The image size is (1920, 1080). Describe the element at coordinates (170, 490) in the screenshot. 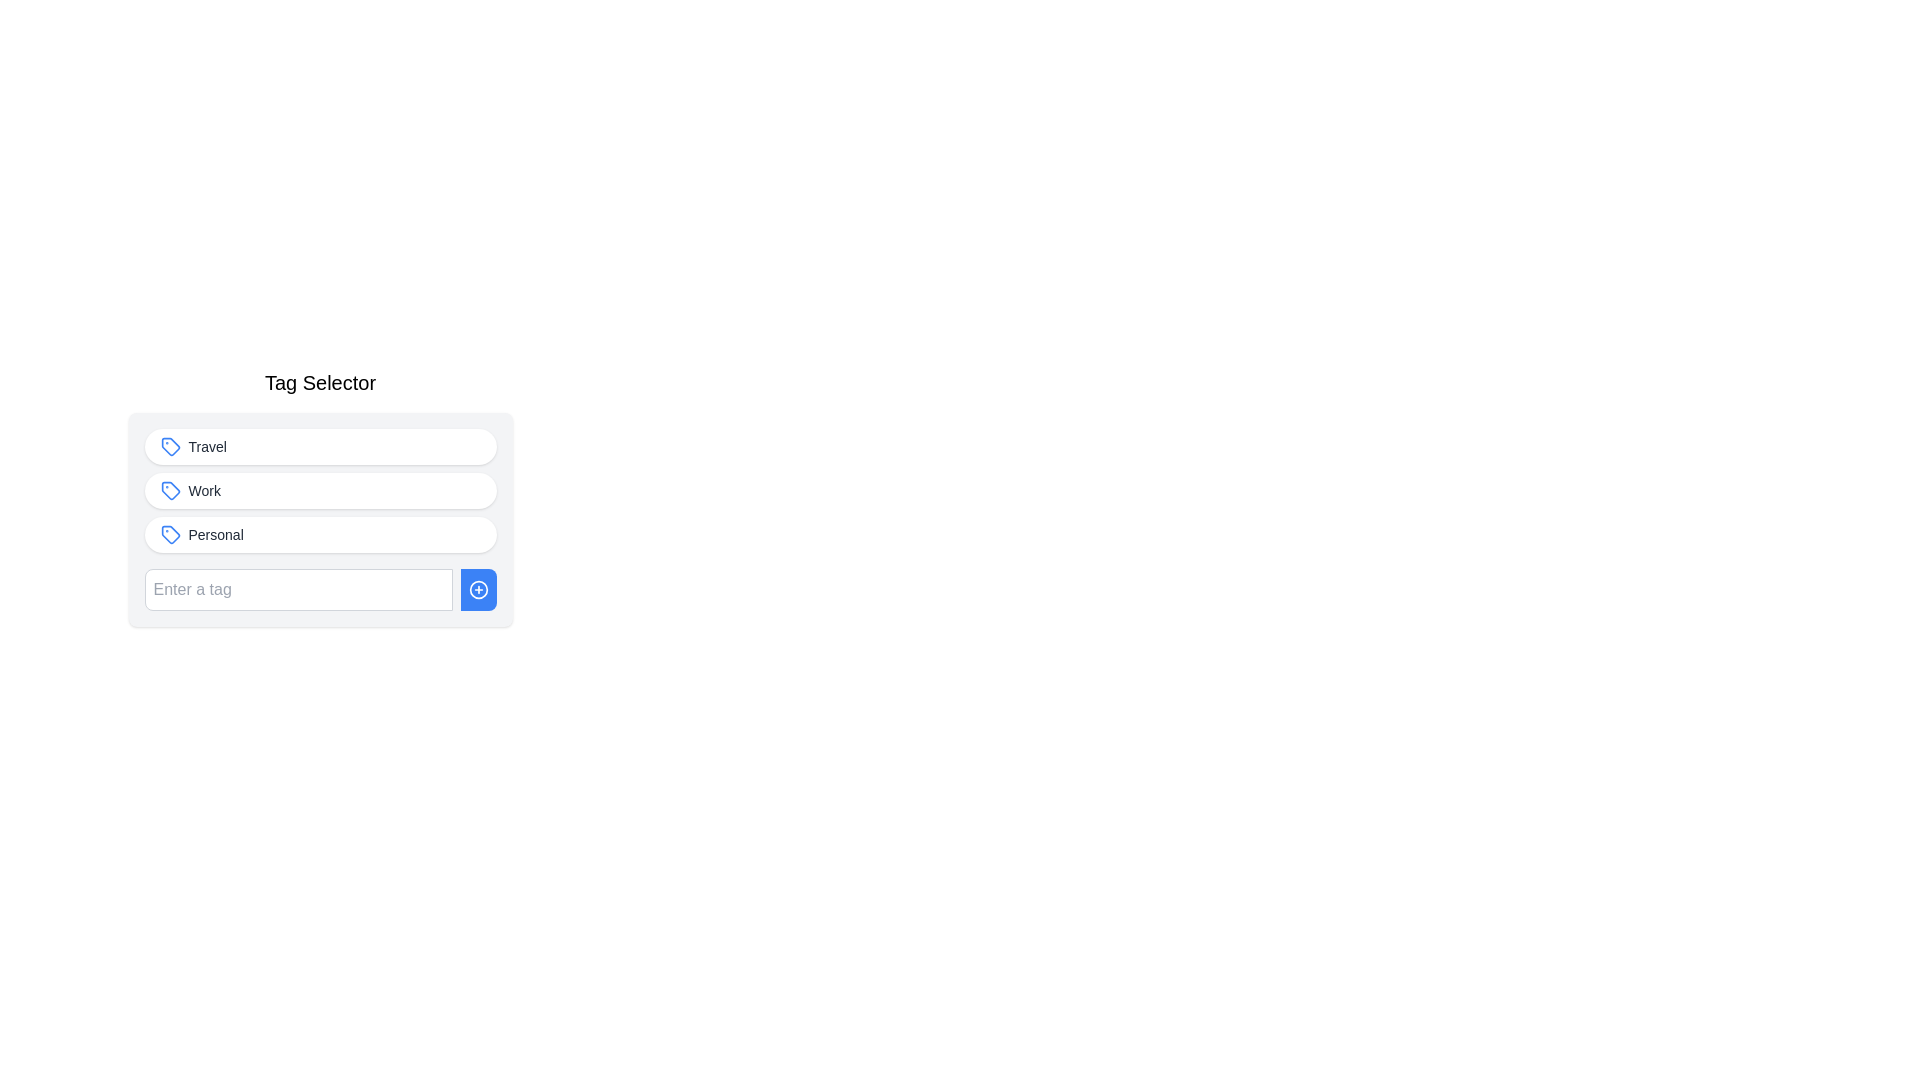

I see `the 'Work' tag icon, which is the second element in a vertical list of three tag icons within the 'Tag Selector' module` at that location.